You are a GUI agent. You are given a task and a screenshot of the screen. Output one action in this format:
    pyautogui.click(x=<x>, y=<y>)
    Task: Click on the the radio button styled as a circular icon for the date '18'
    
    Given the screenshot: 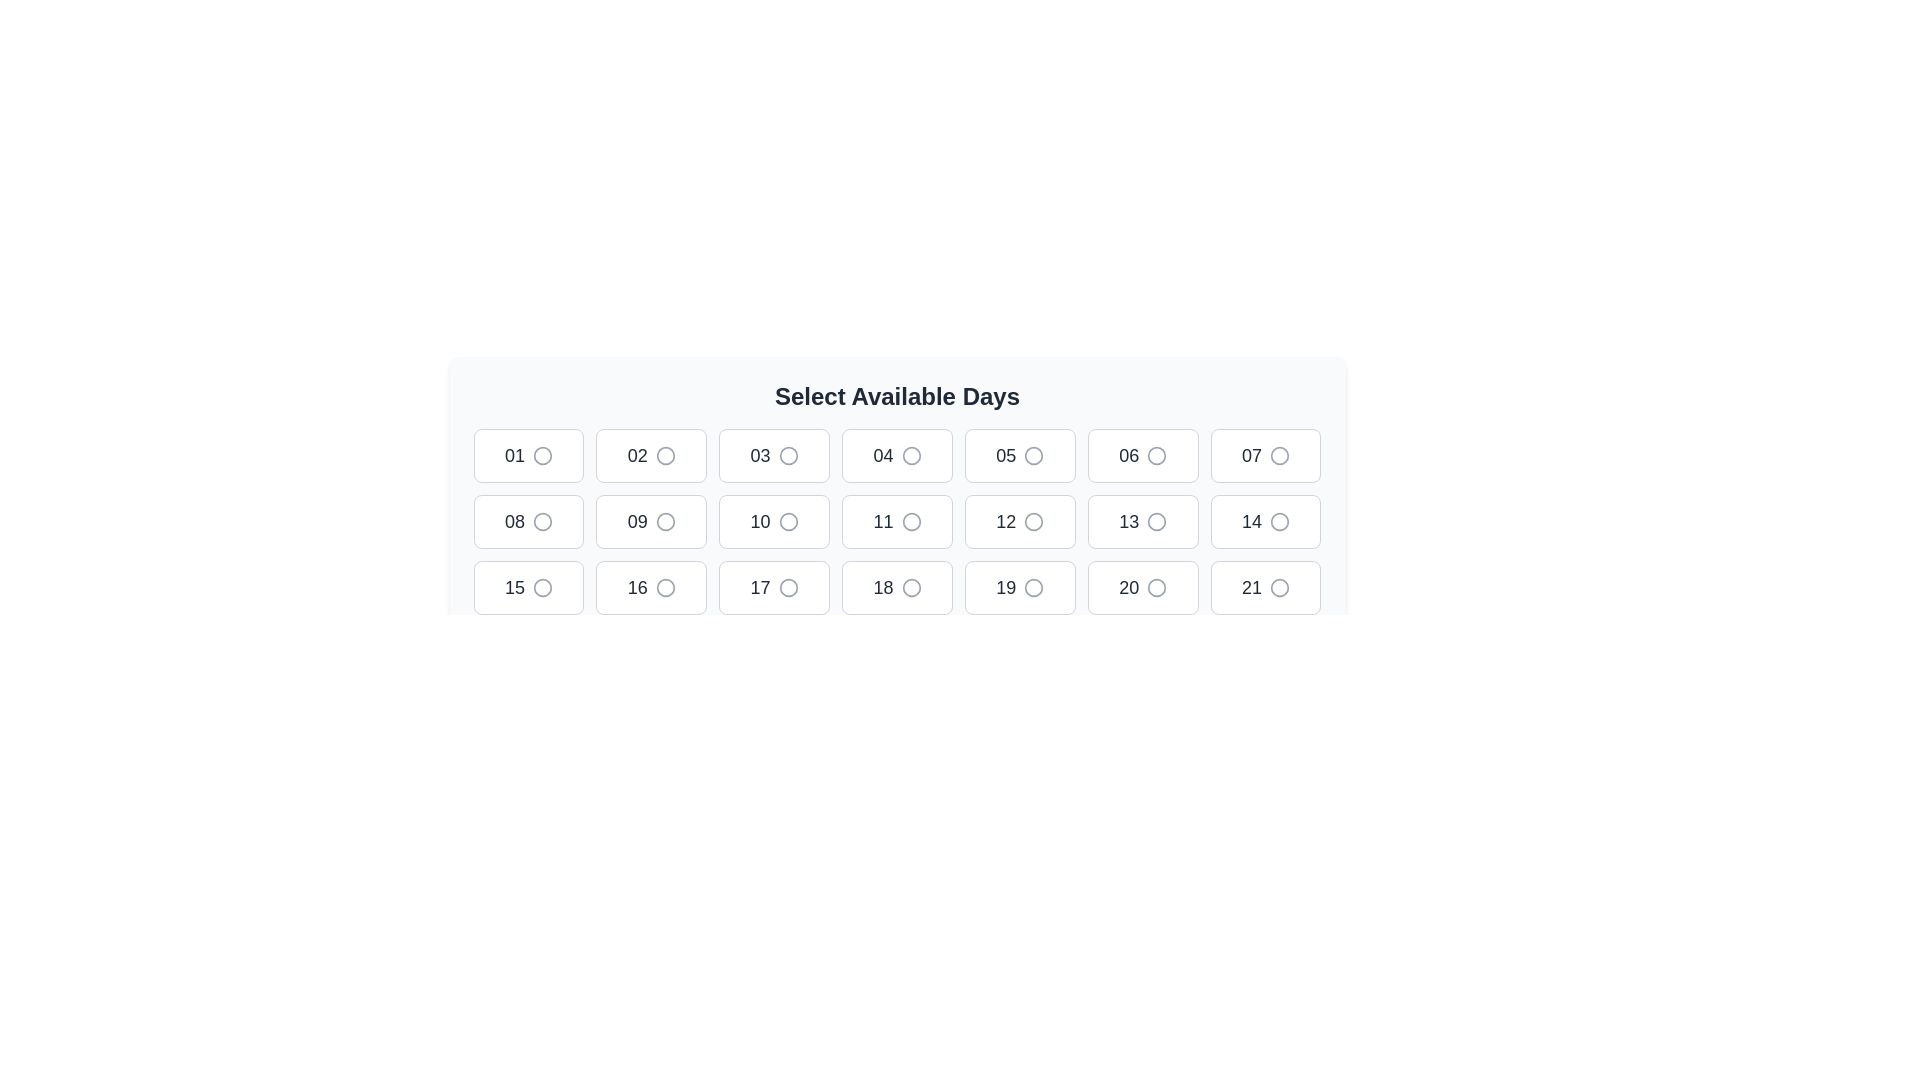 What is the action you would take?
    pyautogui.click(x=910, y=586)
    